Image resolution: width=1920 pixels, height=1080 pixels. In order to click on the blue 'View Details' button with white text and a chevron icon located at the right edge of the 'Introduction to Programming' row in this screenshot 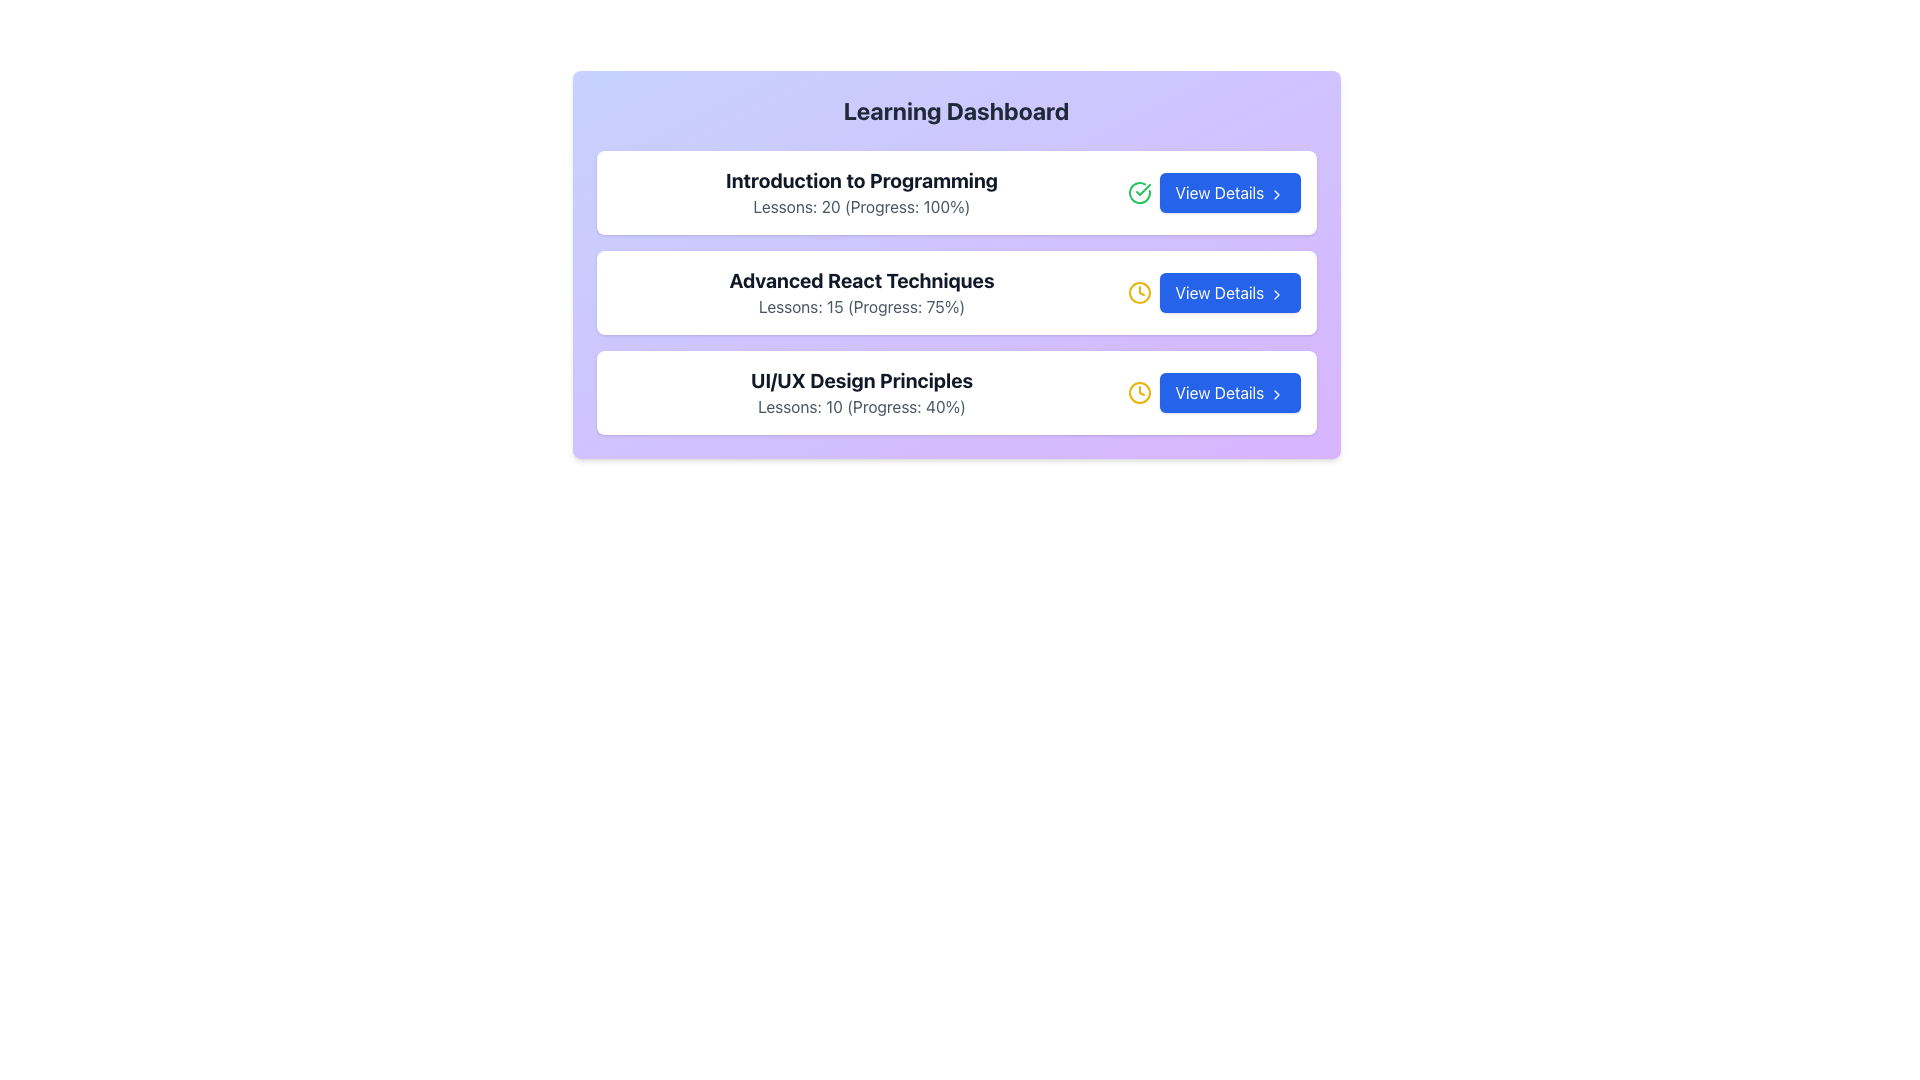, I will do `click(1228, 192)`.